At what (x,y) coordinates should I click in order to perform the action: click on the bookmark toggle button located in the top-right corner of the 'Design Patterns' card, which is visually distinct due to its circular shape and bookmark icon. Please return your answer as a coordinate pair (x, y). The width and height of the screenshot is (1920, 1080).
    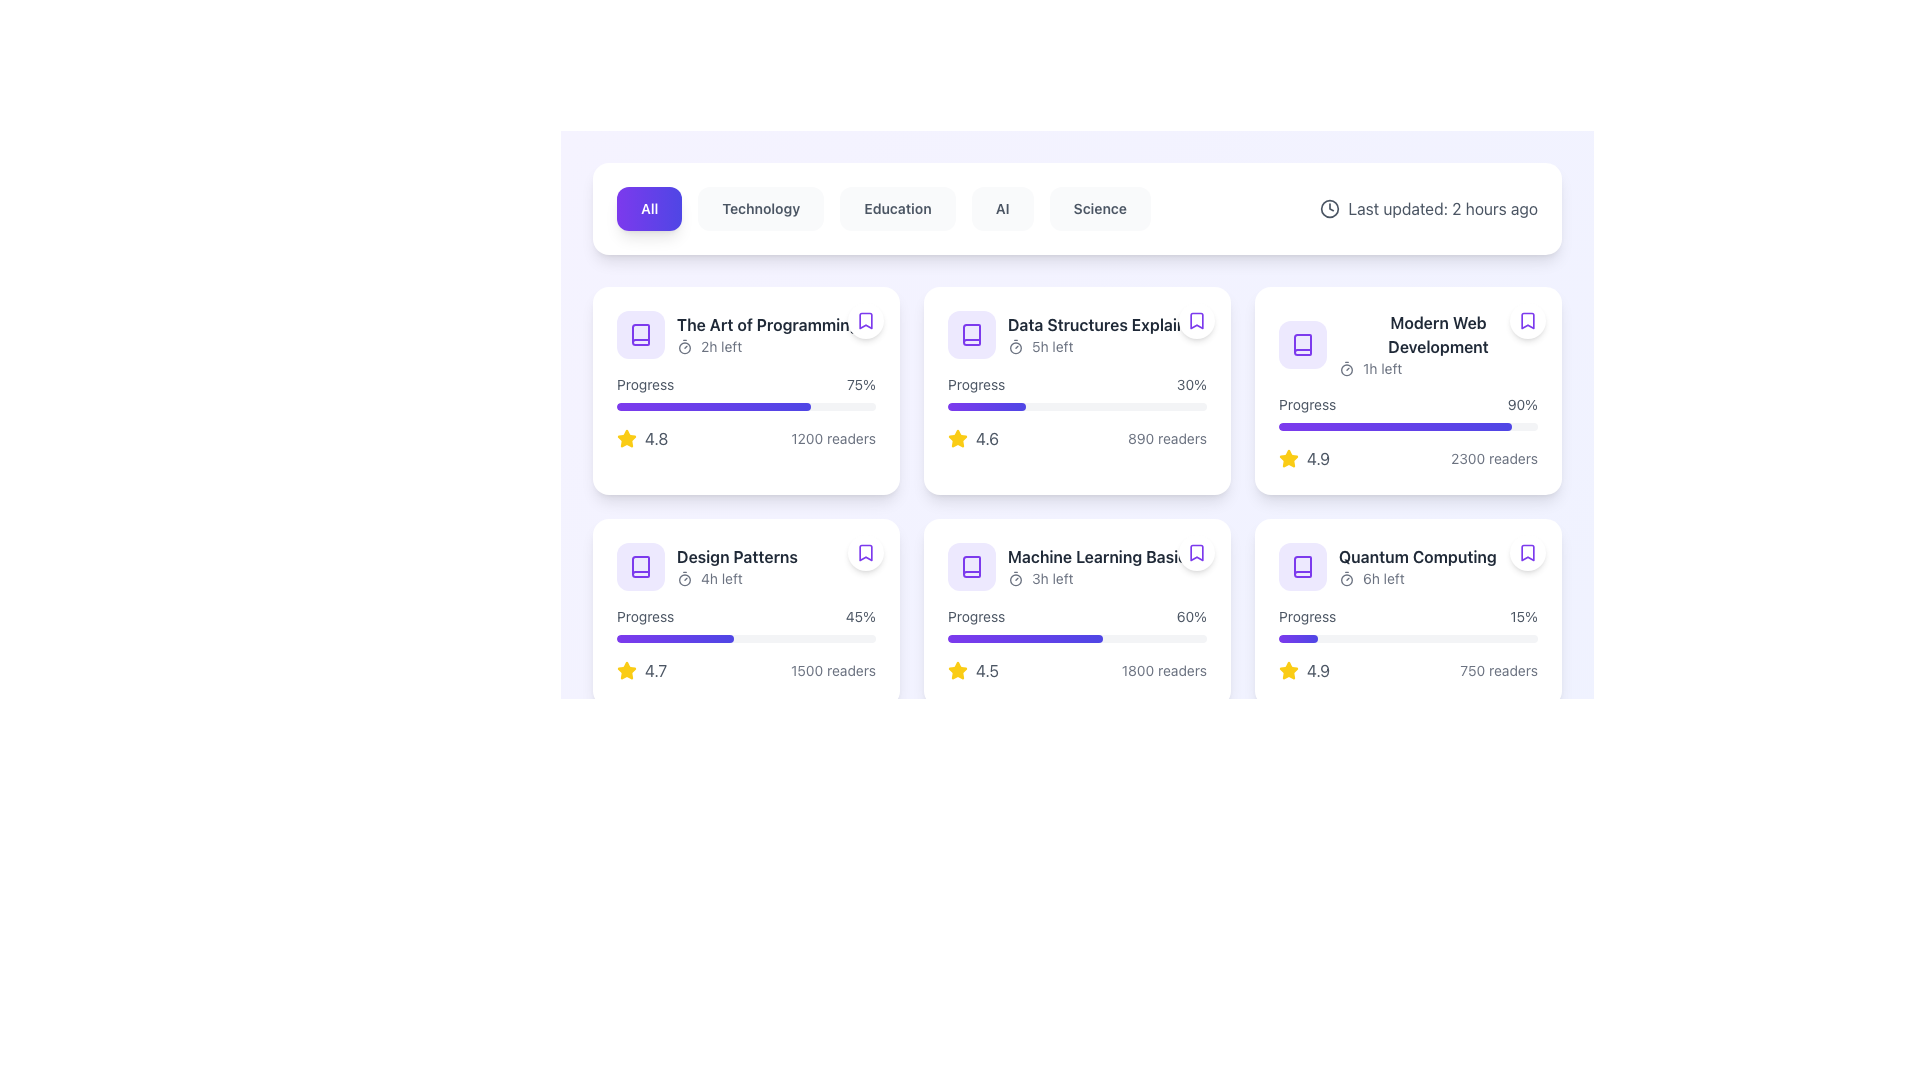
    Looking at the image, I should click on (865, 552).